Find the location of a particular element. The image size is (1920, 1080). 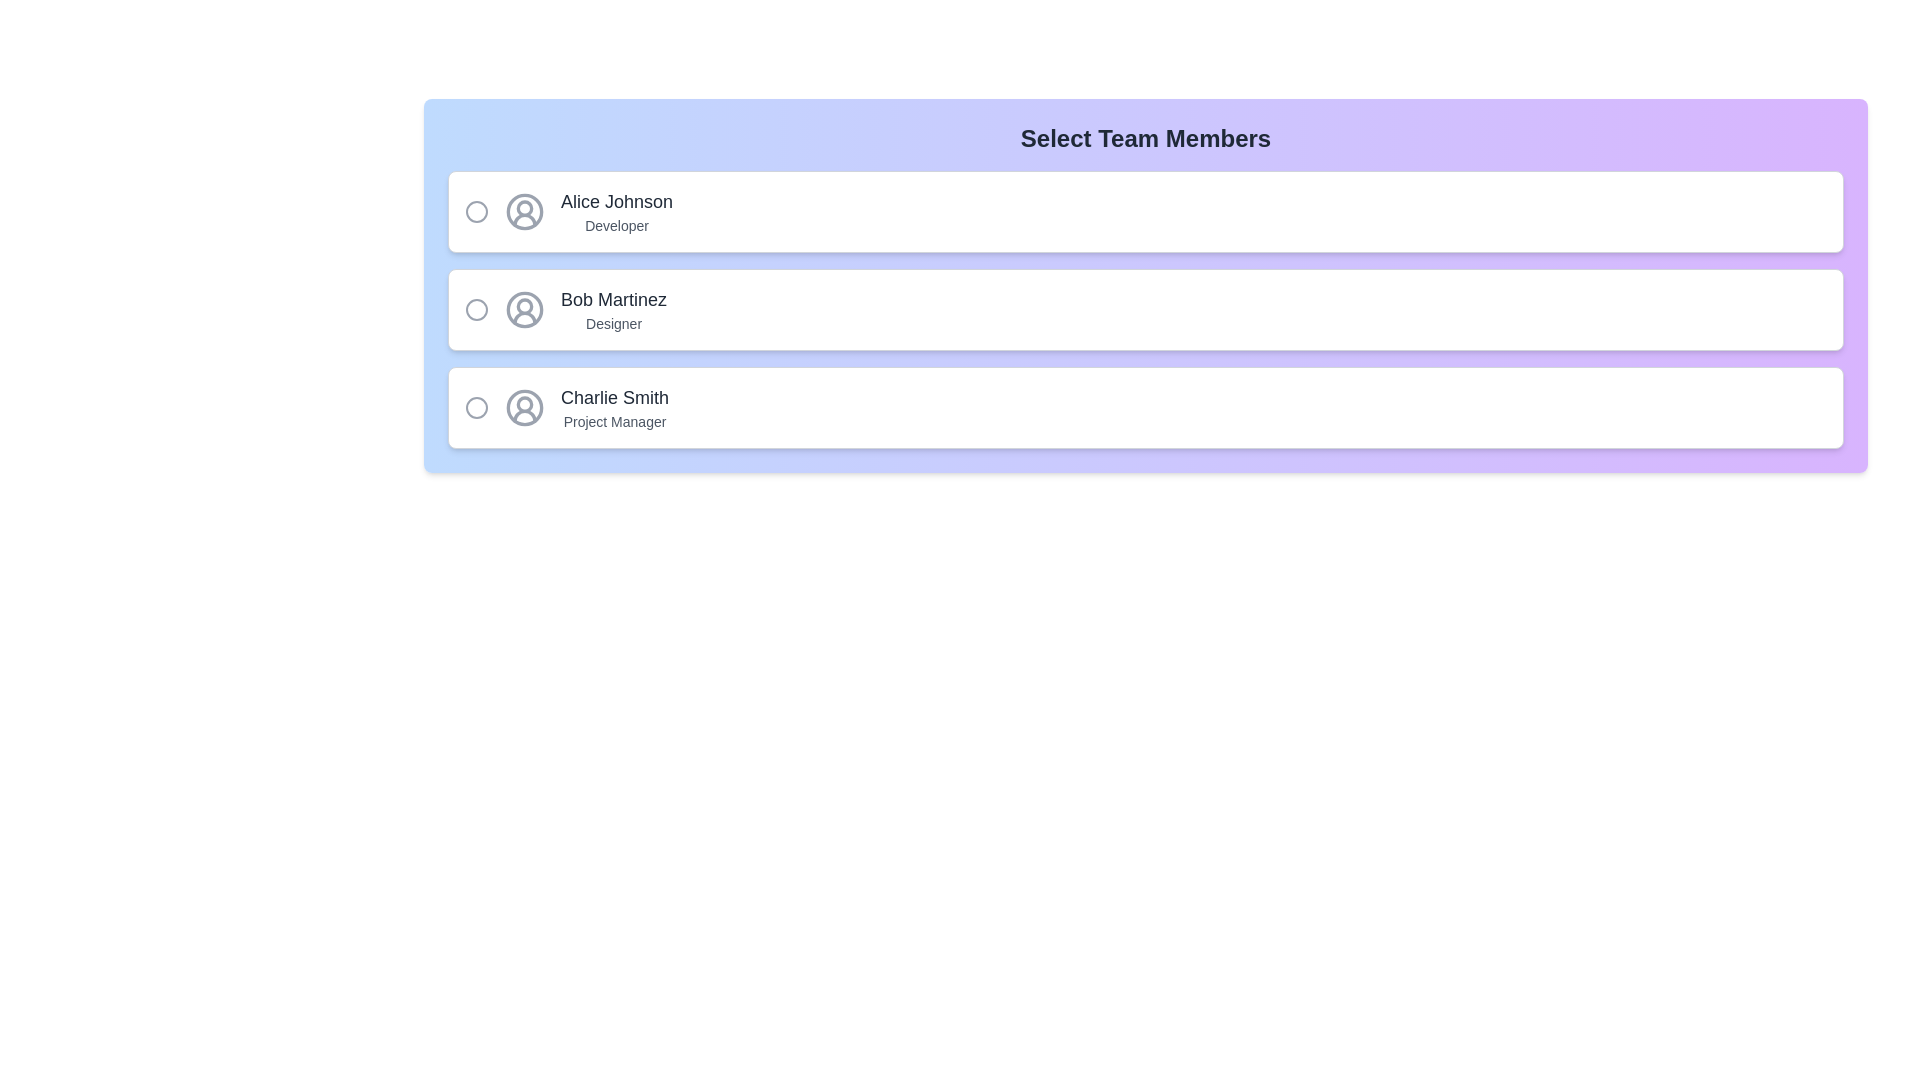

text label that reads 'Designer', which is located below the name 'Bob Martinez' within the team member card is located at coordinates (613, 323).